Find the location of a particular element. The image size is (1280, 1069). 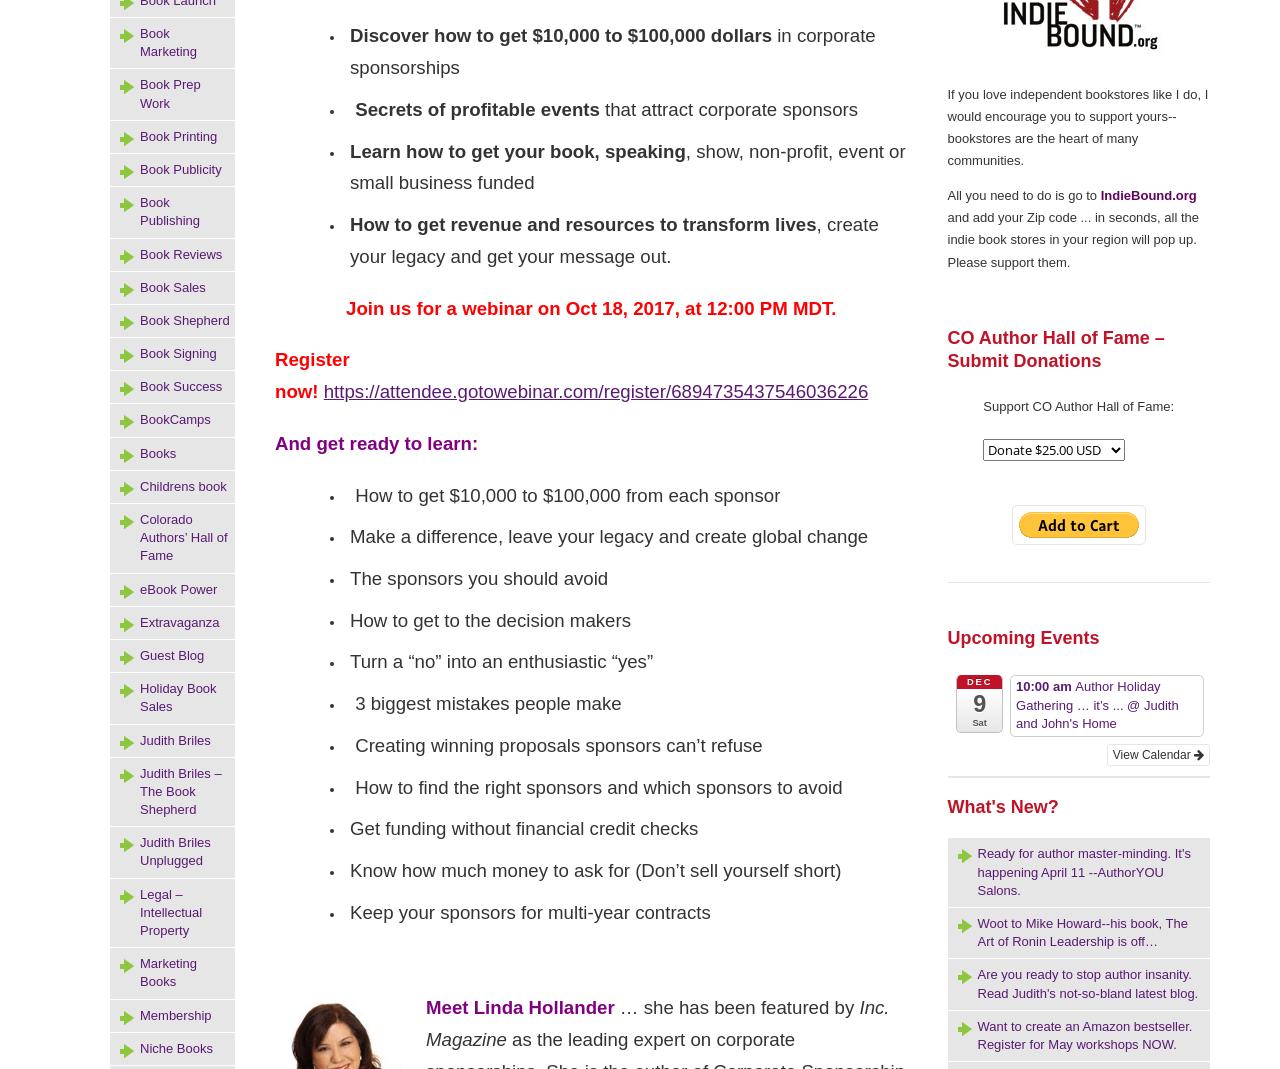

'All you need to do is go to' is located at coordinates (1023, 195).